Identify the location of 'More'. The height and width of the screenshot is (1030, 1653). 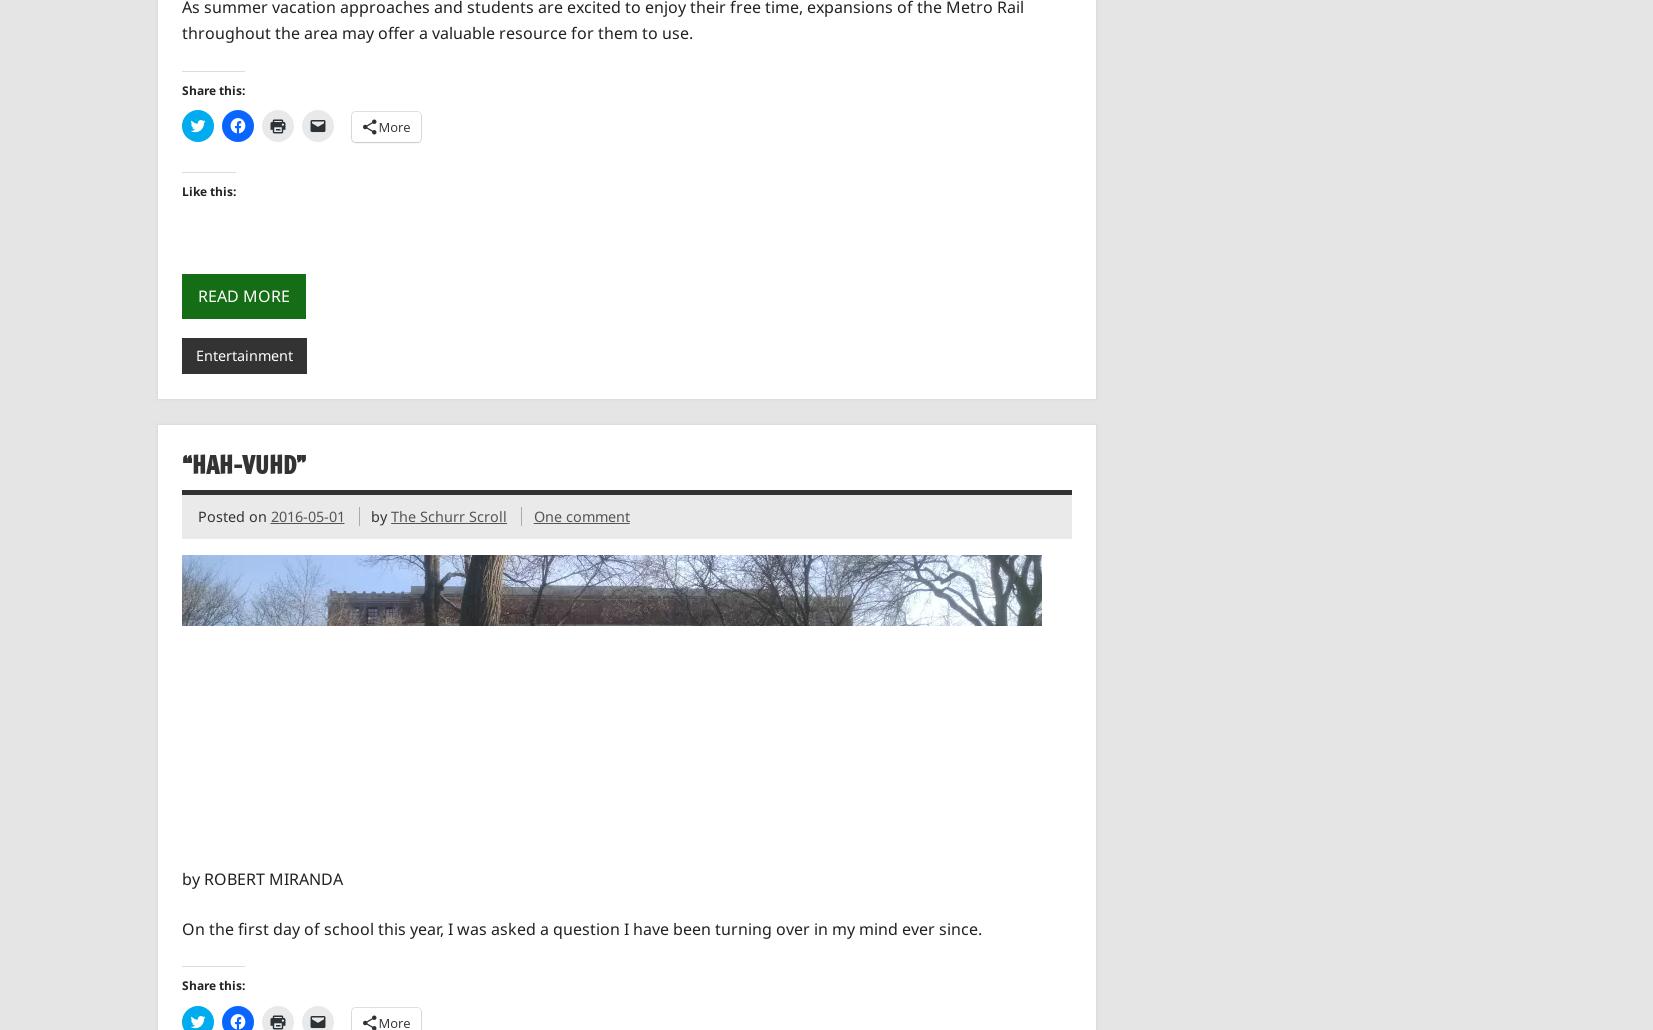
(393, 125).